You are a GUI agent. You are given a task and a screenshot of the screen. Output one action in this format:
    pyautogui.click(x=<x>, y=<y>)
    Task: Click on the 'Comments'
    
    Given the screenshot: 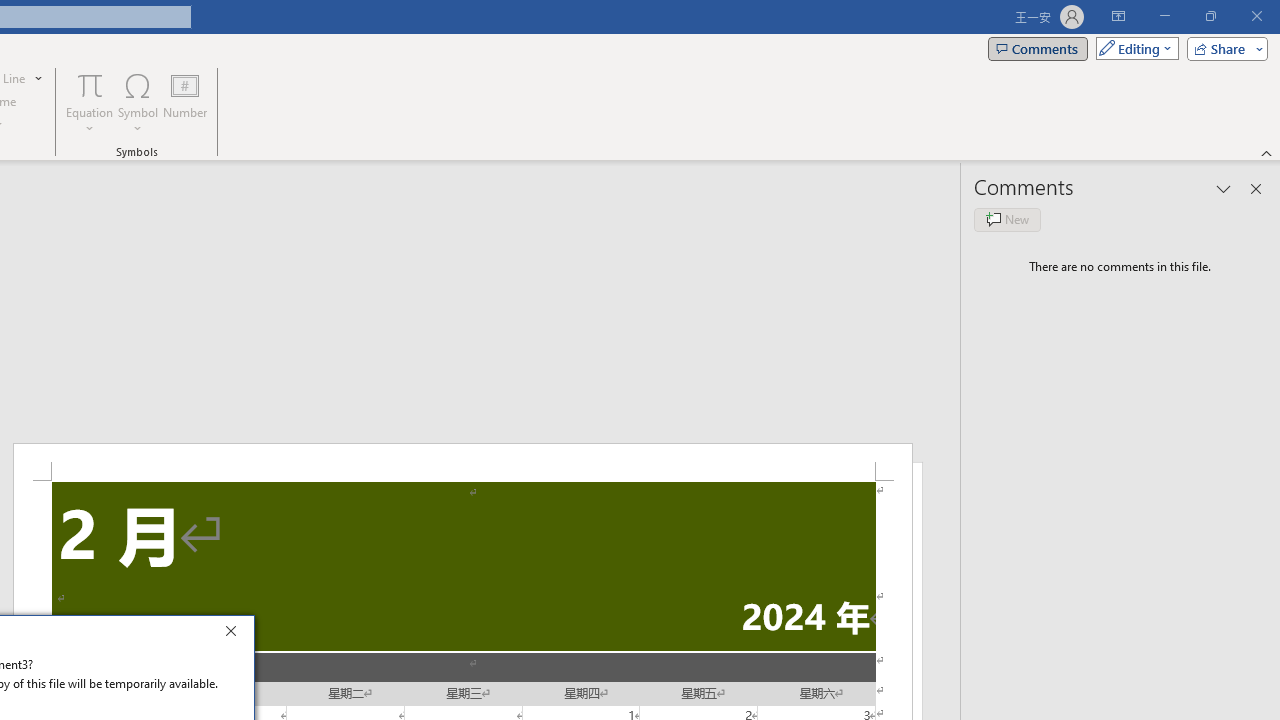 What is the action you would take?
    pyautogui.click(x=1038, y=47)
    